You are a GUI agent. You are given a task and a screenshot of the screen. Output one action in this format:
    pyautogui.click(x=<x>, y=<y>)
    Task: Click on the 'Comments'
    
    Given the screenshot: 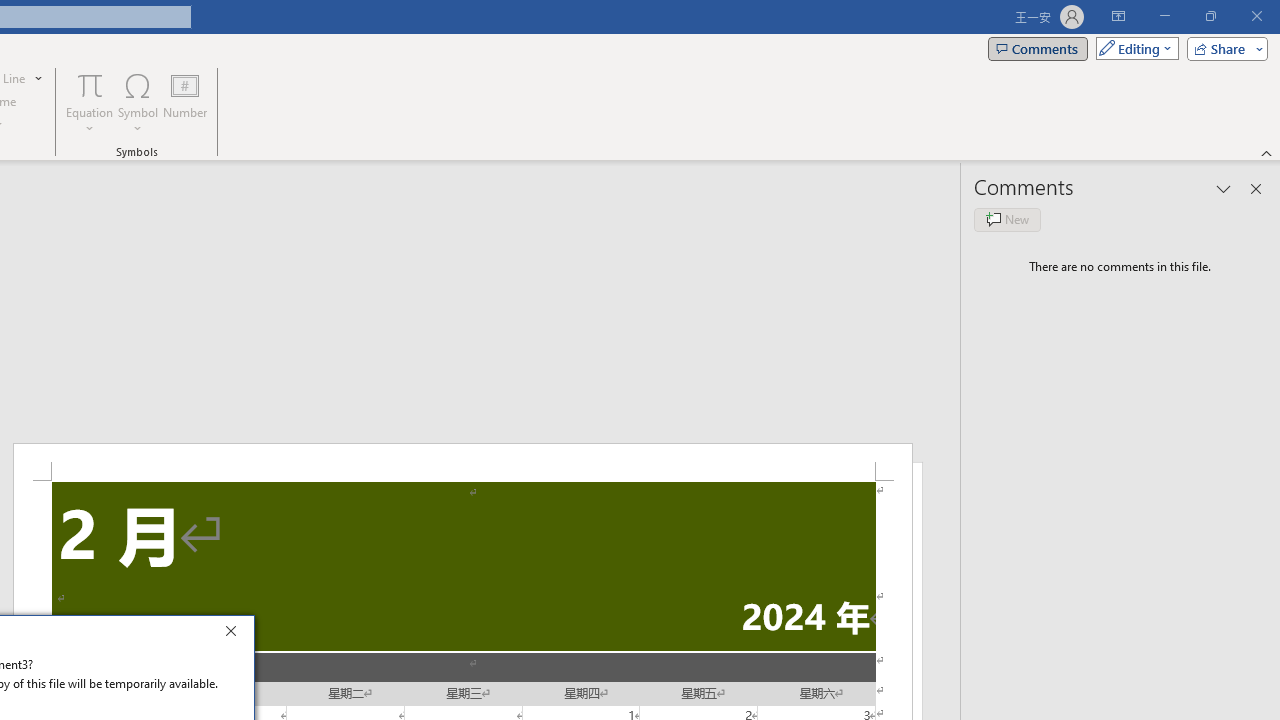 What is the action you would take?
    pyautogui.click(x=1038, y=47)
    